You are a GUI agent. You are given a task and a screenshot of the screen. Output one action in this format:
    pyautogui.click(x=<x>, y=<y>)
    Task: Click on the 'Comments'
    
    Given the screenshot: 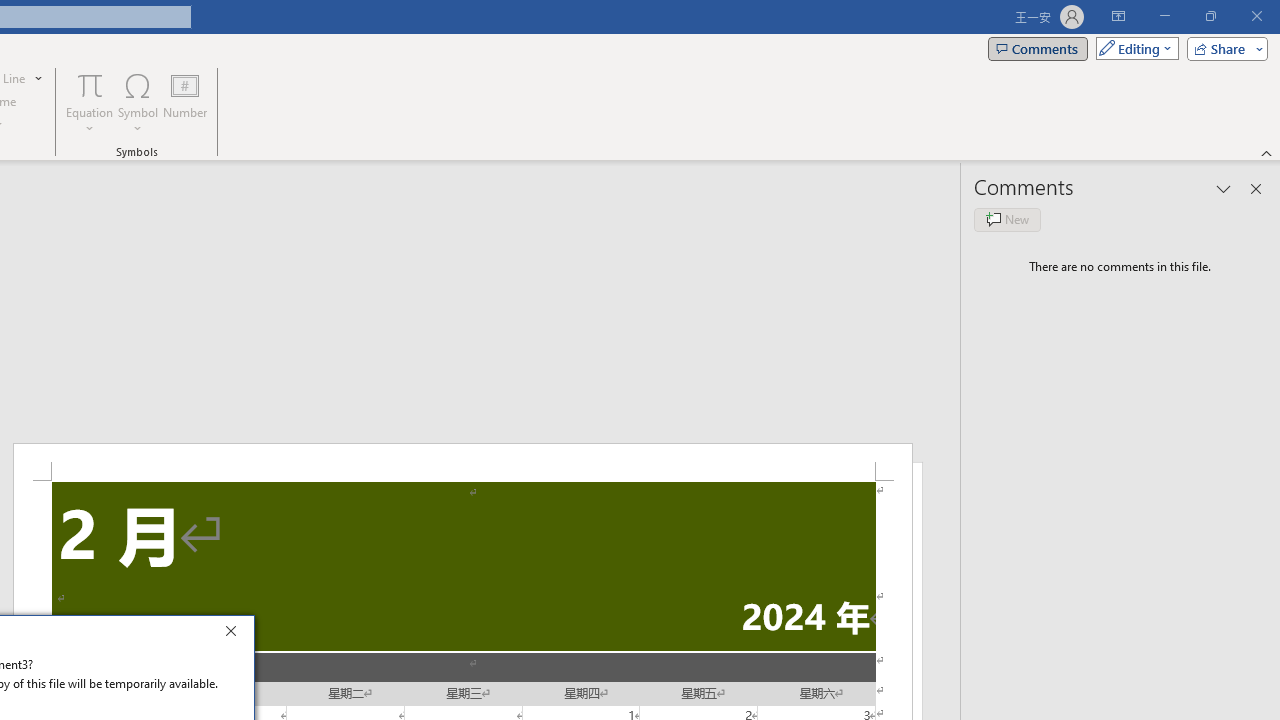 What is the action you would take?
    pyautogui.click(x=1038, y=47)
    